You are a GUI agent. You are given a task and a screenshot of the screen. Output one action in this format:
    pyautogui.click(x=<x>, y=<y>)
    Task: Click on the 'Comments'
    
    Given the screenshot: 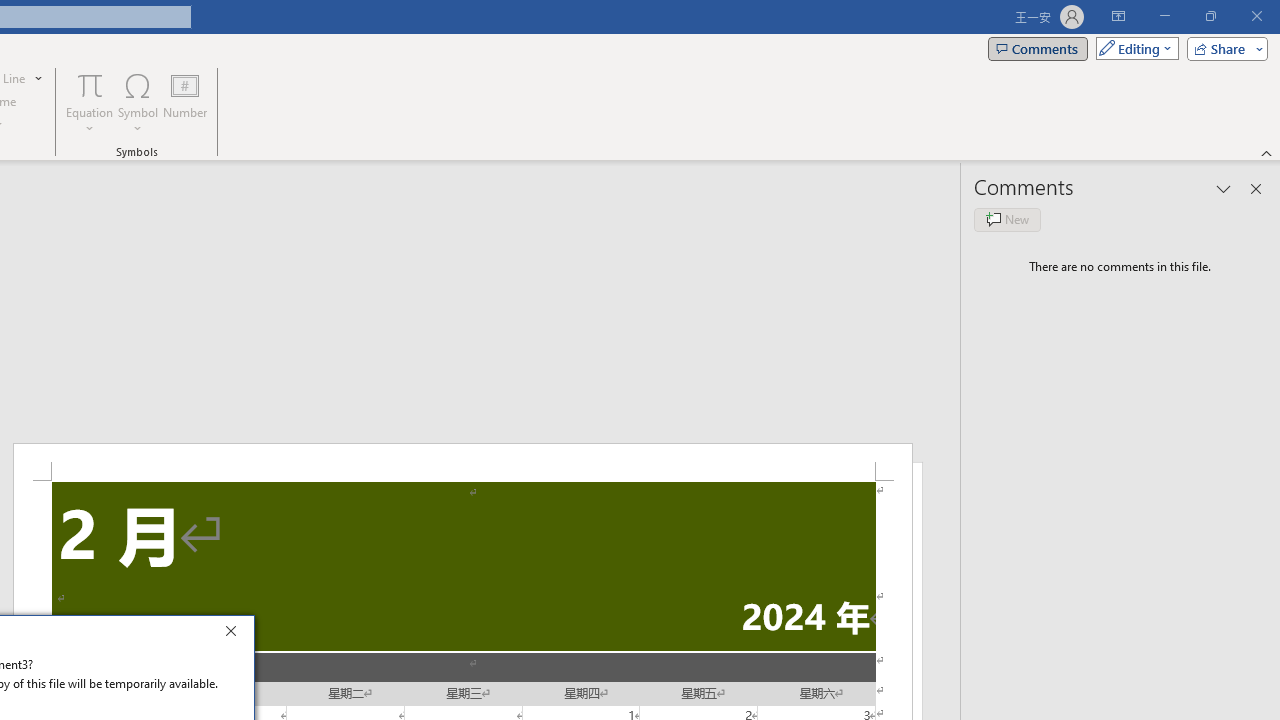 What is the action you would take?
    pyautogui.click(x=1038, y=47)
    